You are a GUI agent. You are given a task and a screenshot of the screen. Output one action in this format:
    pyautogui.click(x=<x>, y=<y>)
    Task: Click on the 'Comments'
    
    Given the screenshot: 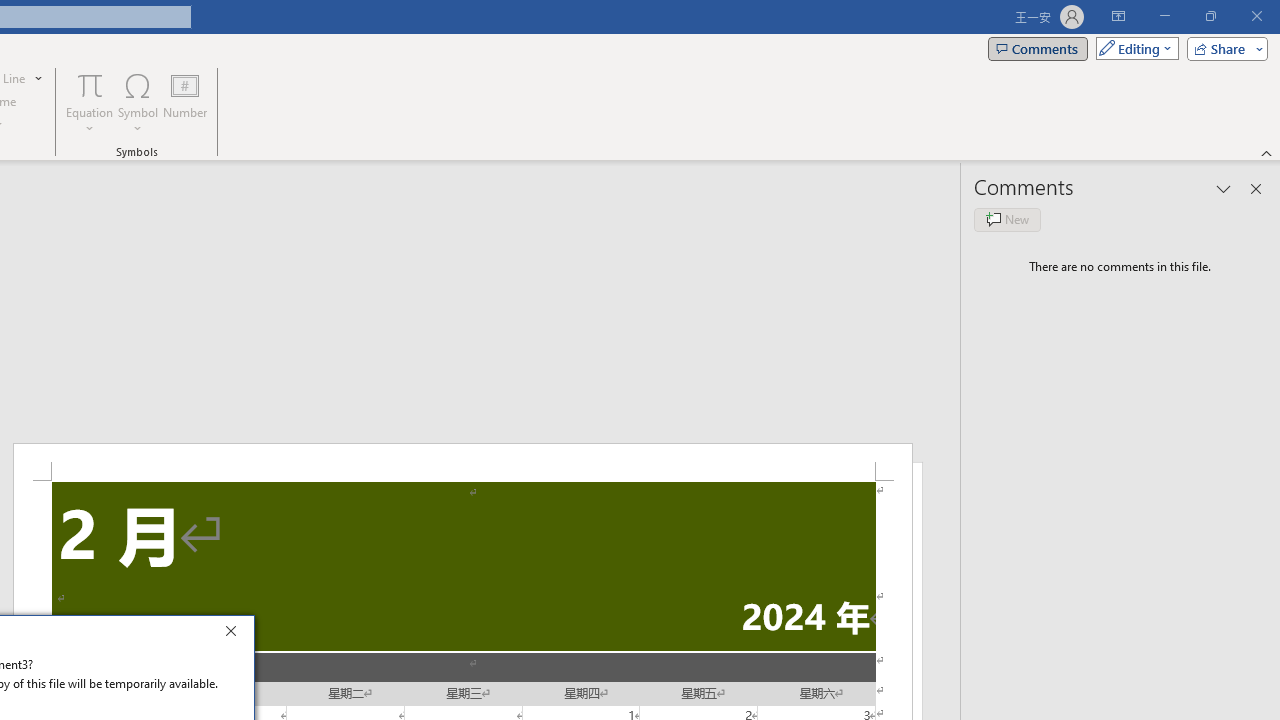 What is the action you would take?
    pyautogui.click(x=1038, y=47)
    